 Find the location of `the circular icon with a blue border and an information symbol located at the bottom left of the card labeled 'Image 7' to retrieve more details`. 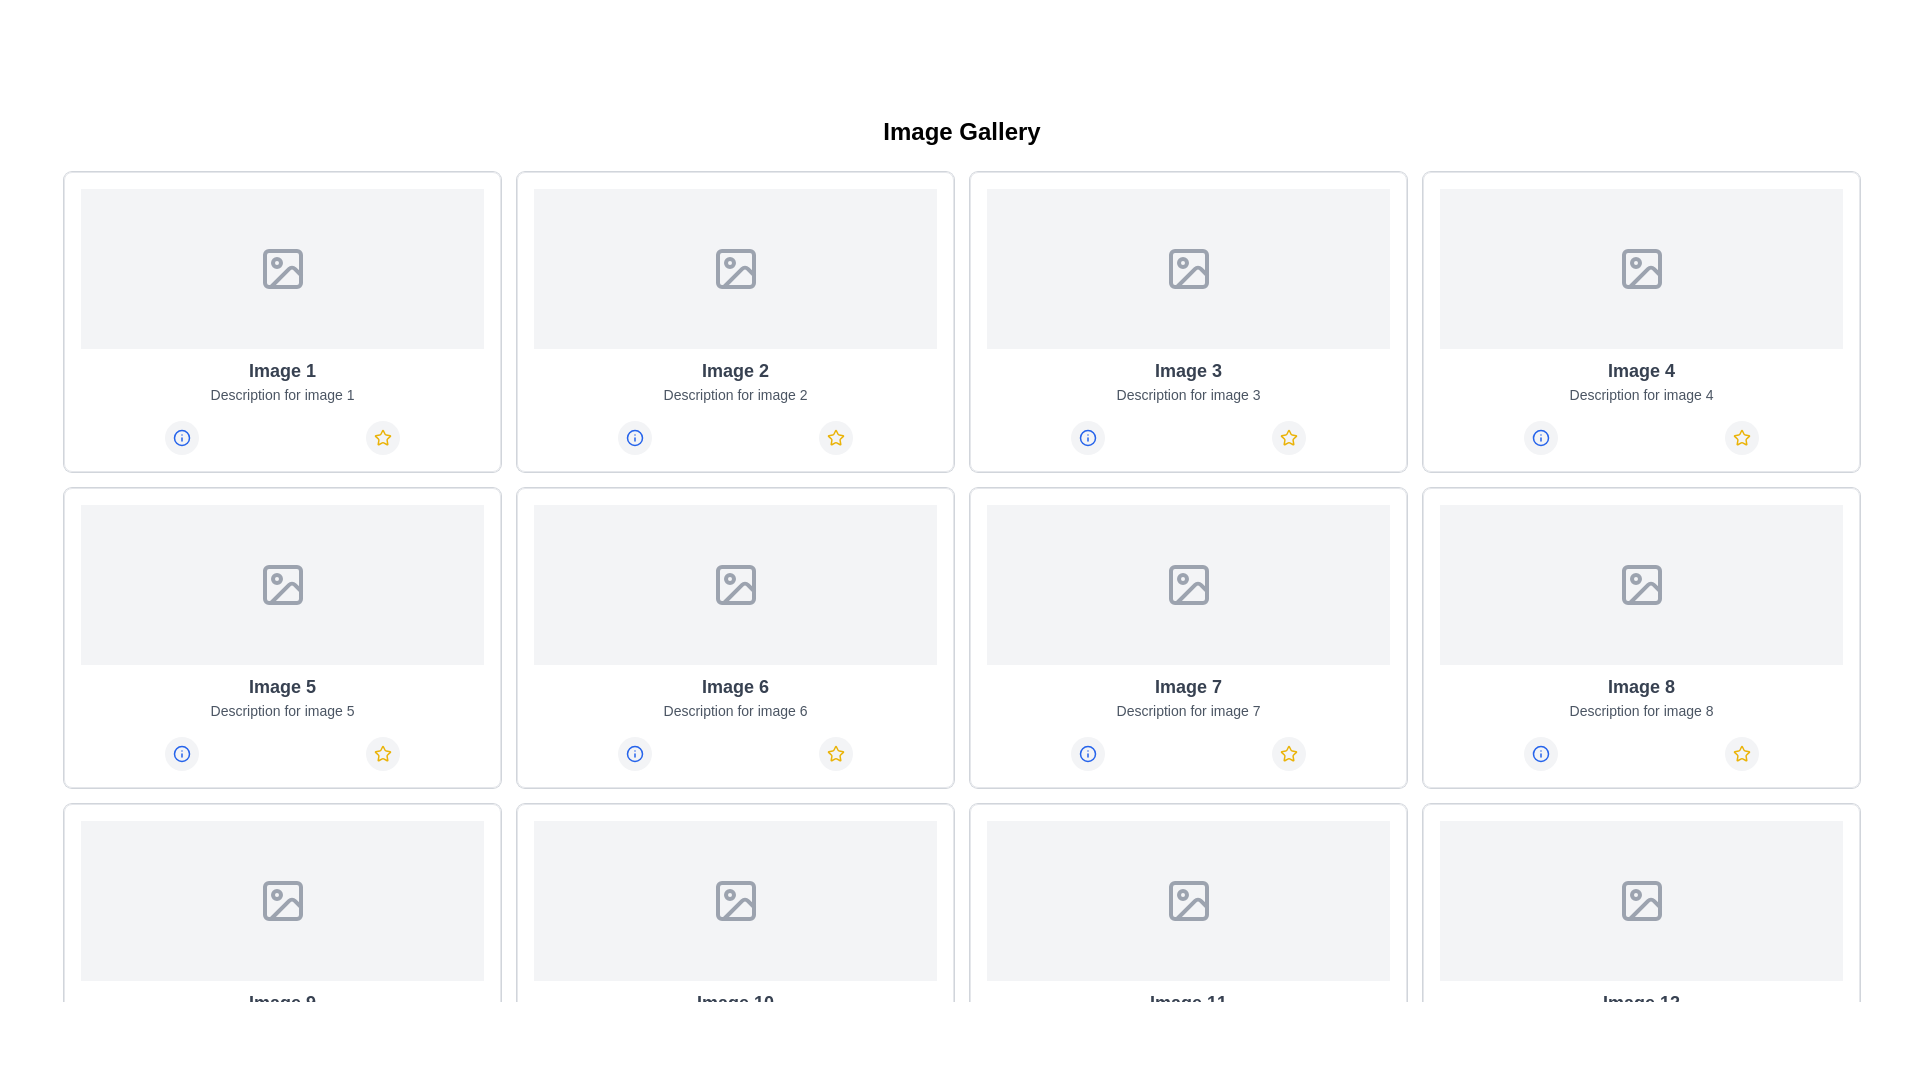

the circular icon with a blue border and an information symbol located at the bottom left of the card labeled 'Image 7' to retrieve more details is located at coordinates (1086, 753).